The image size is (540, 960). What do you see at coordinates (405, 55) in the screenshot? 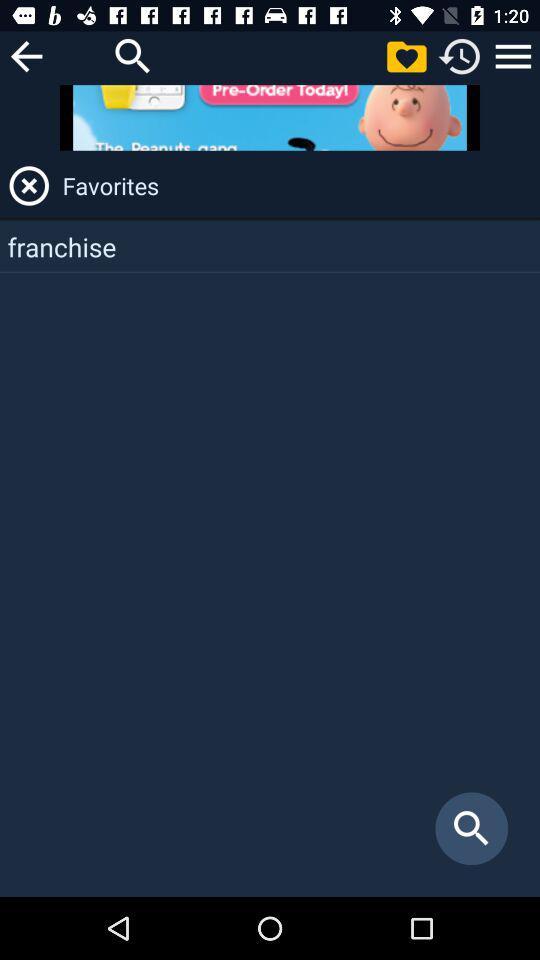
I see `folder` at bounding box center [405, 55].